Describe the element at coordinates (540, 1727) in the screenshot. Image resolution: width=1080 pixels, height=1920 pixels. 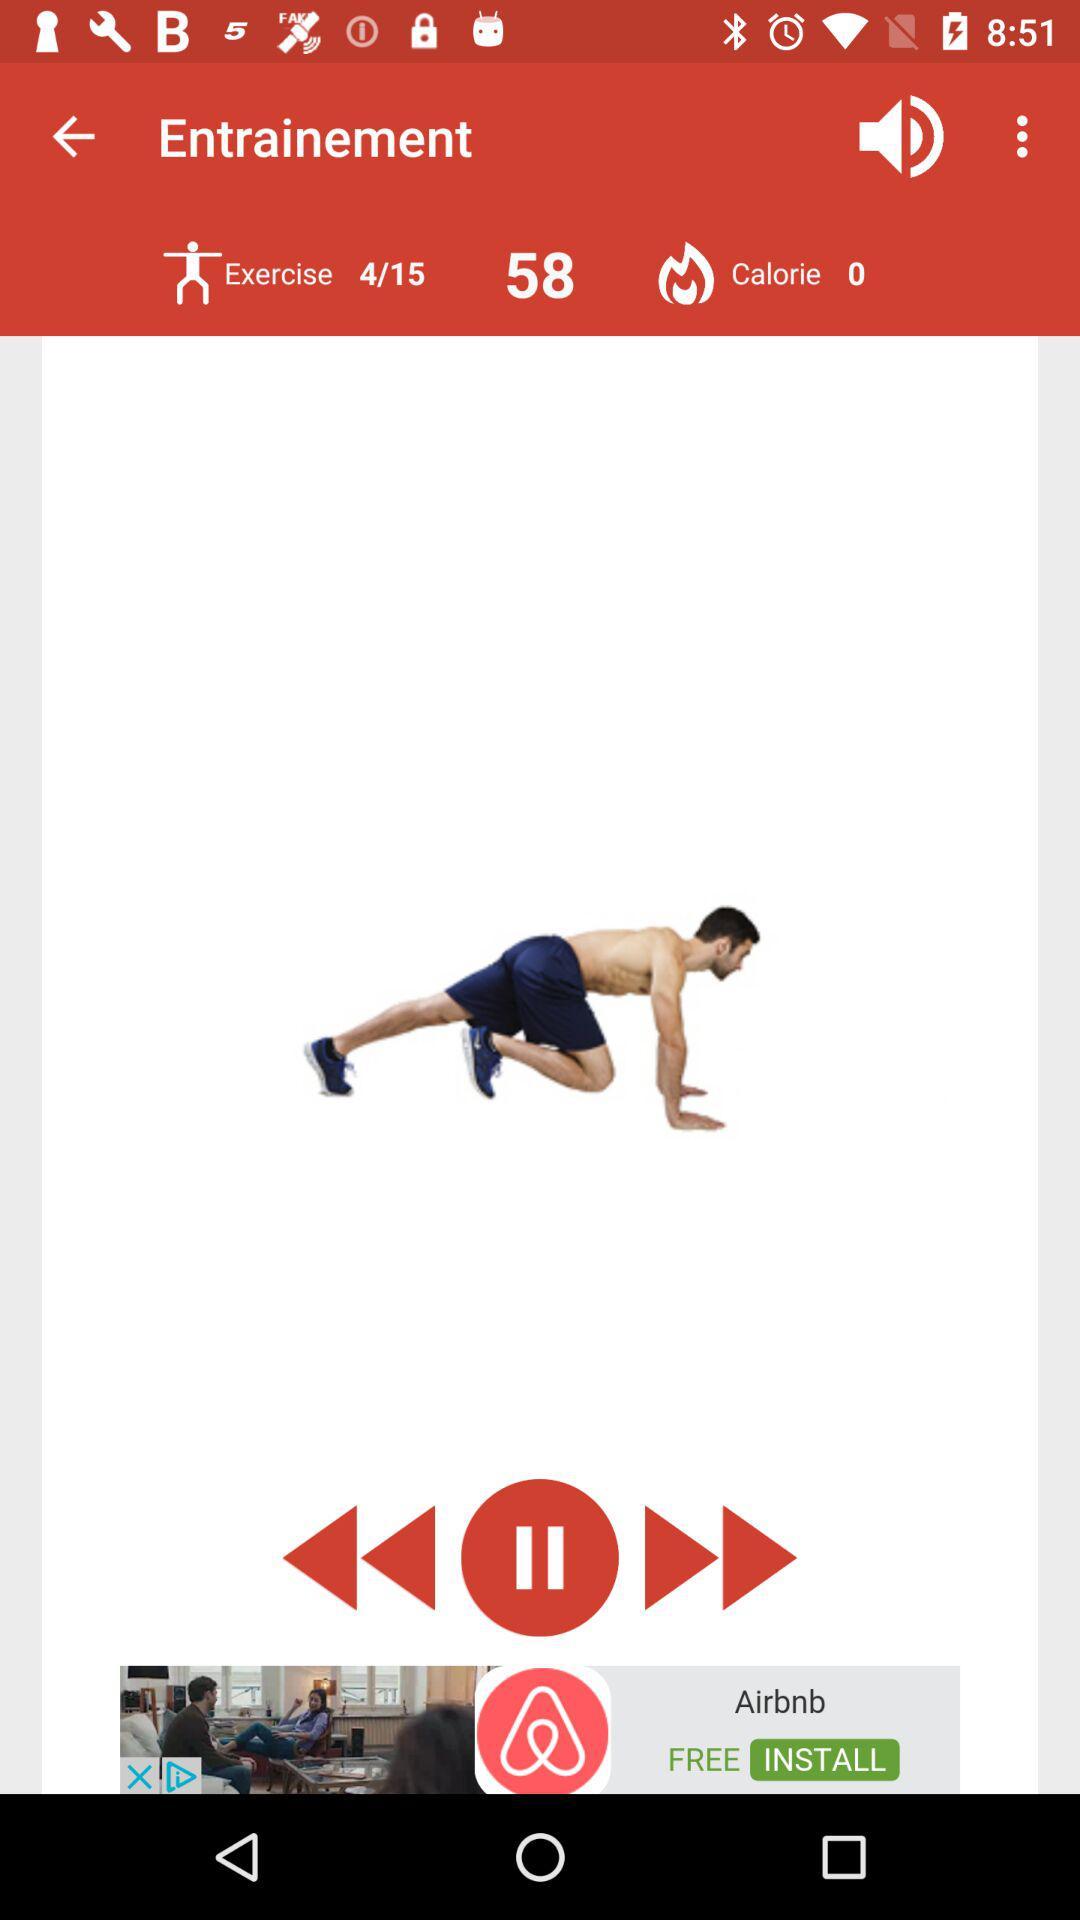
I see `airbnb advertisement` at that location.